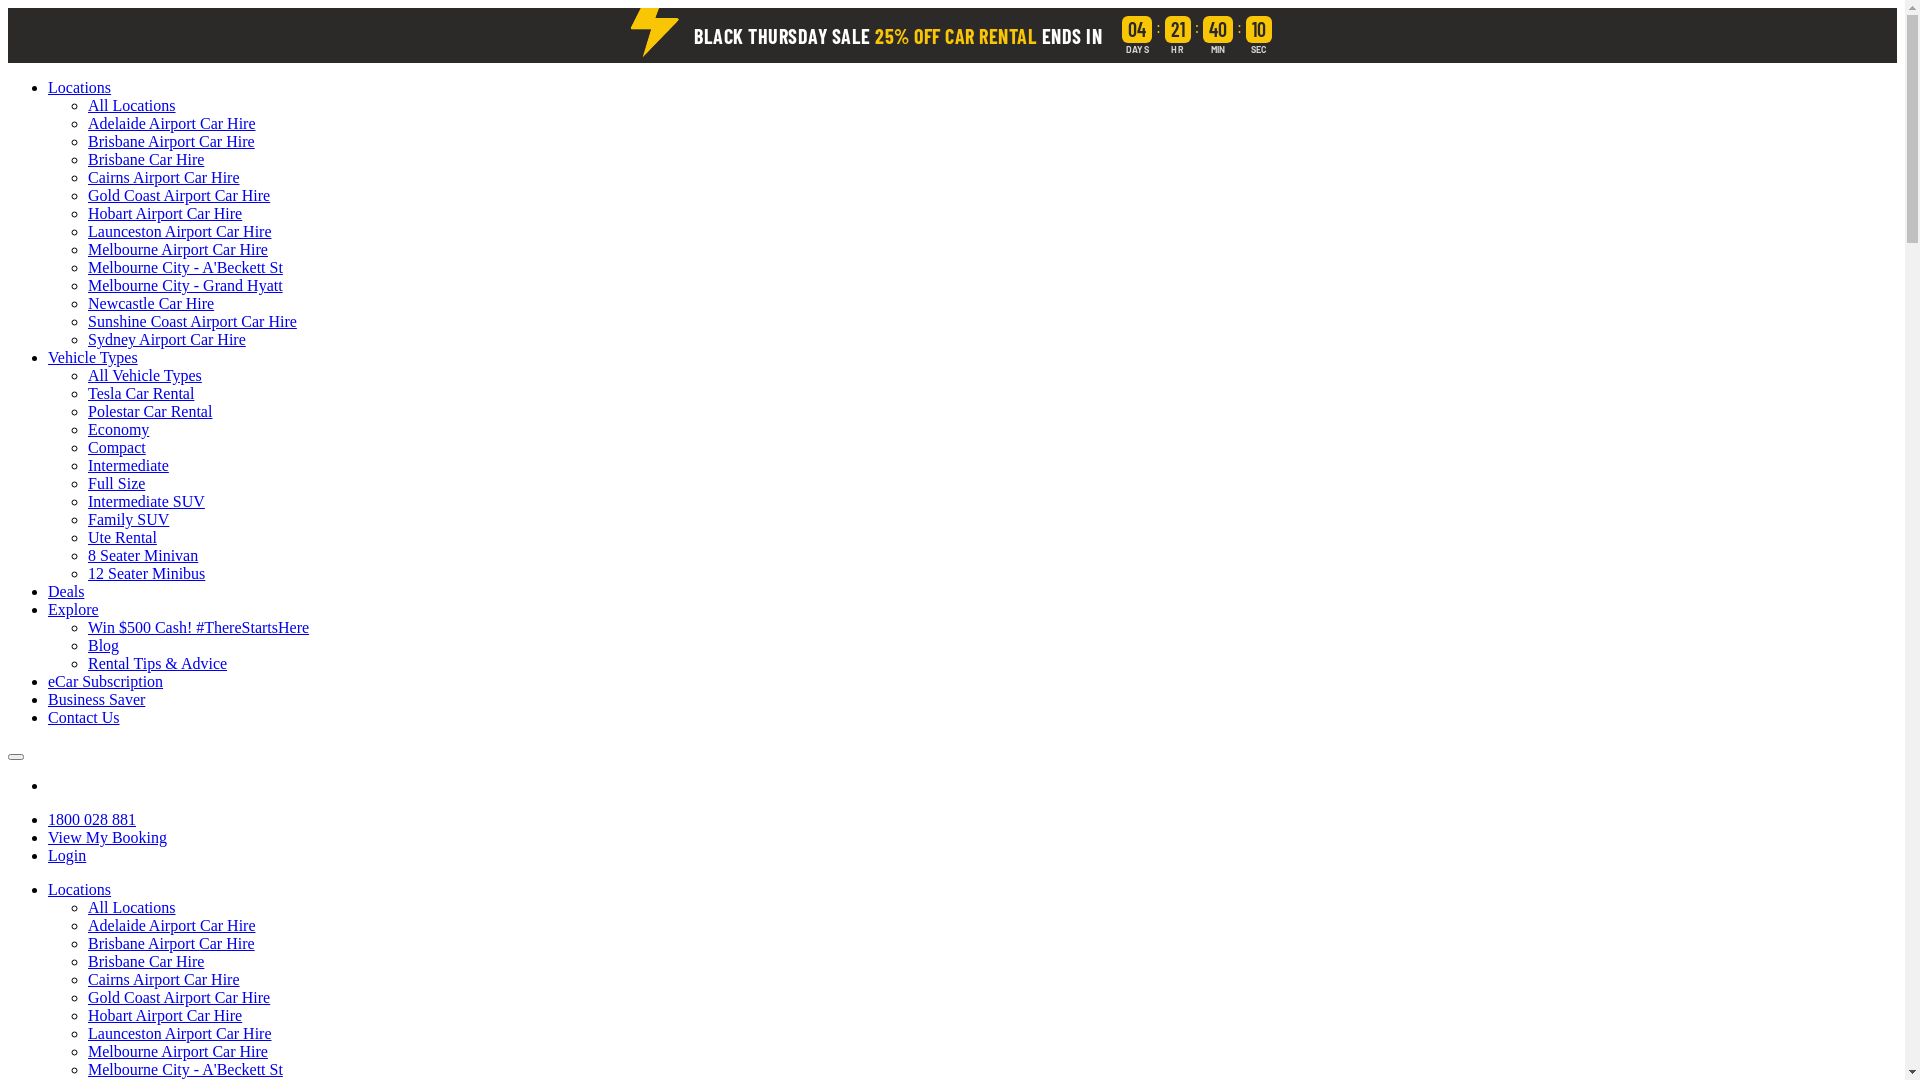  Describe the element at coordinates (192, 320) in the screenshot. I see `'Sunshine Coast Airport Car Hire'` at that location.